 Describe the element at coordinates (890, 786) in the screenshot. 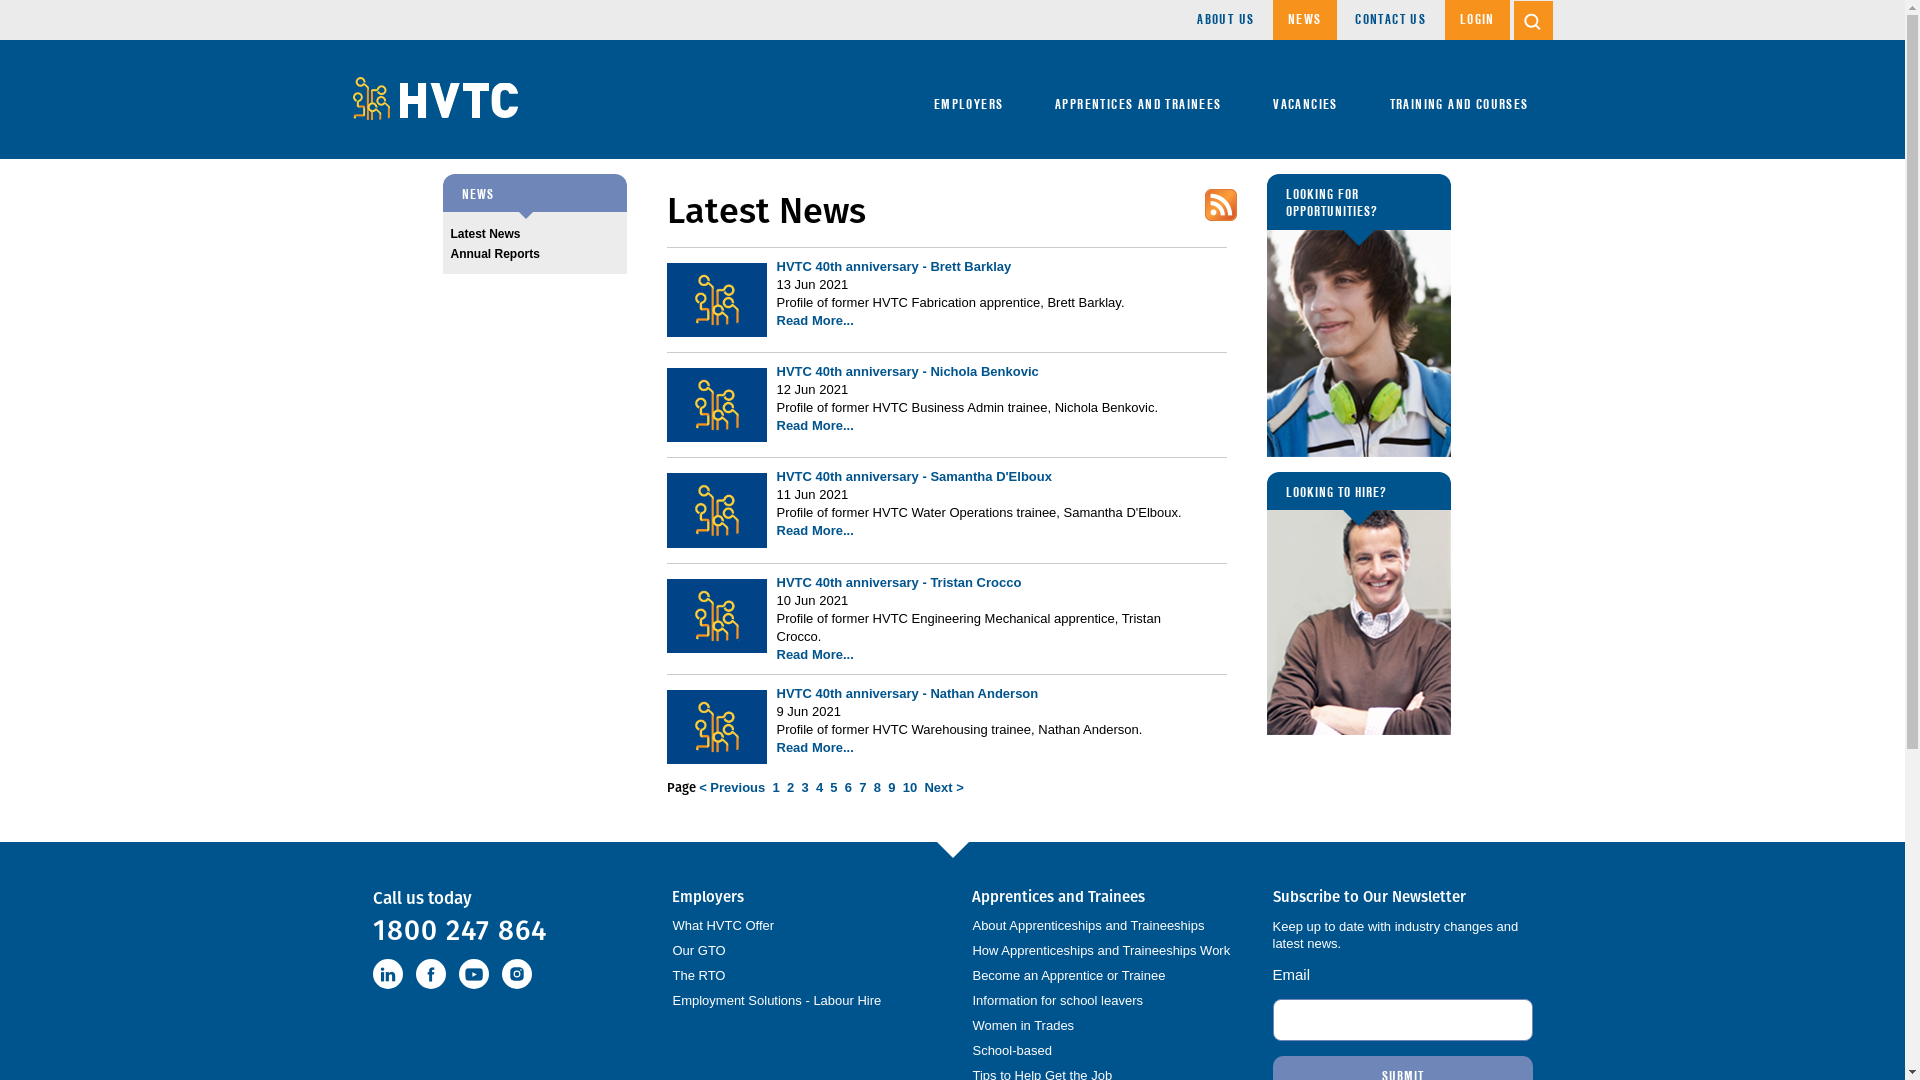

I see `'9'` at that location.